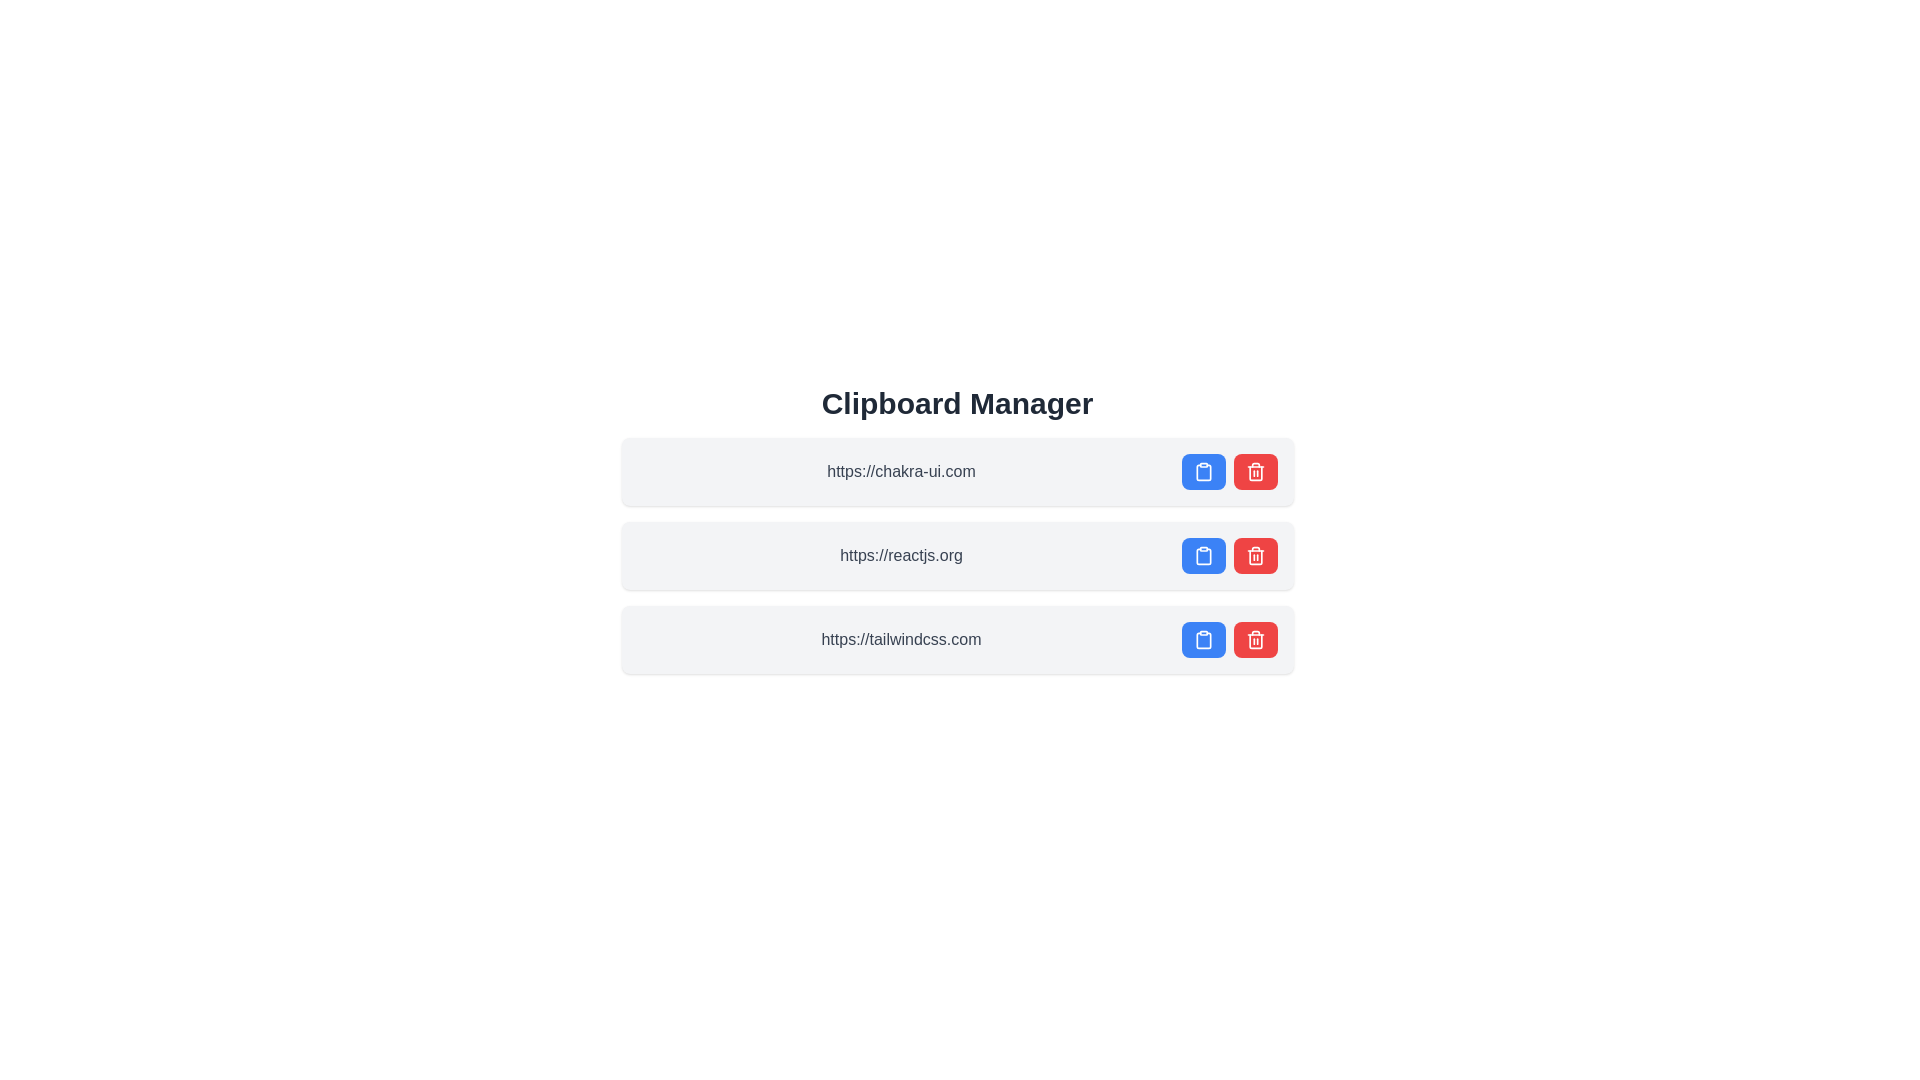  Describe the element at coordinates (1202, 640) in the screenshot. I see `the clipboard icon located on the blue button in the right section of the third list entry` at that location.